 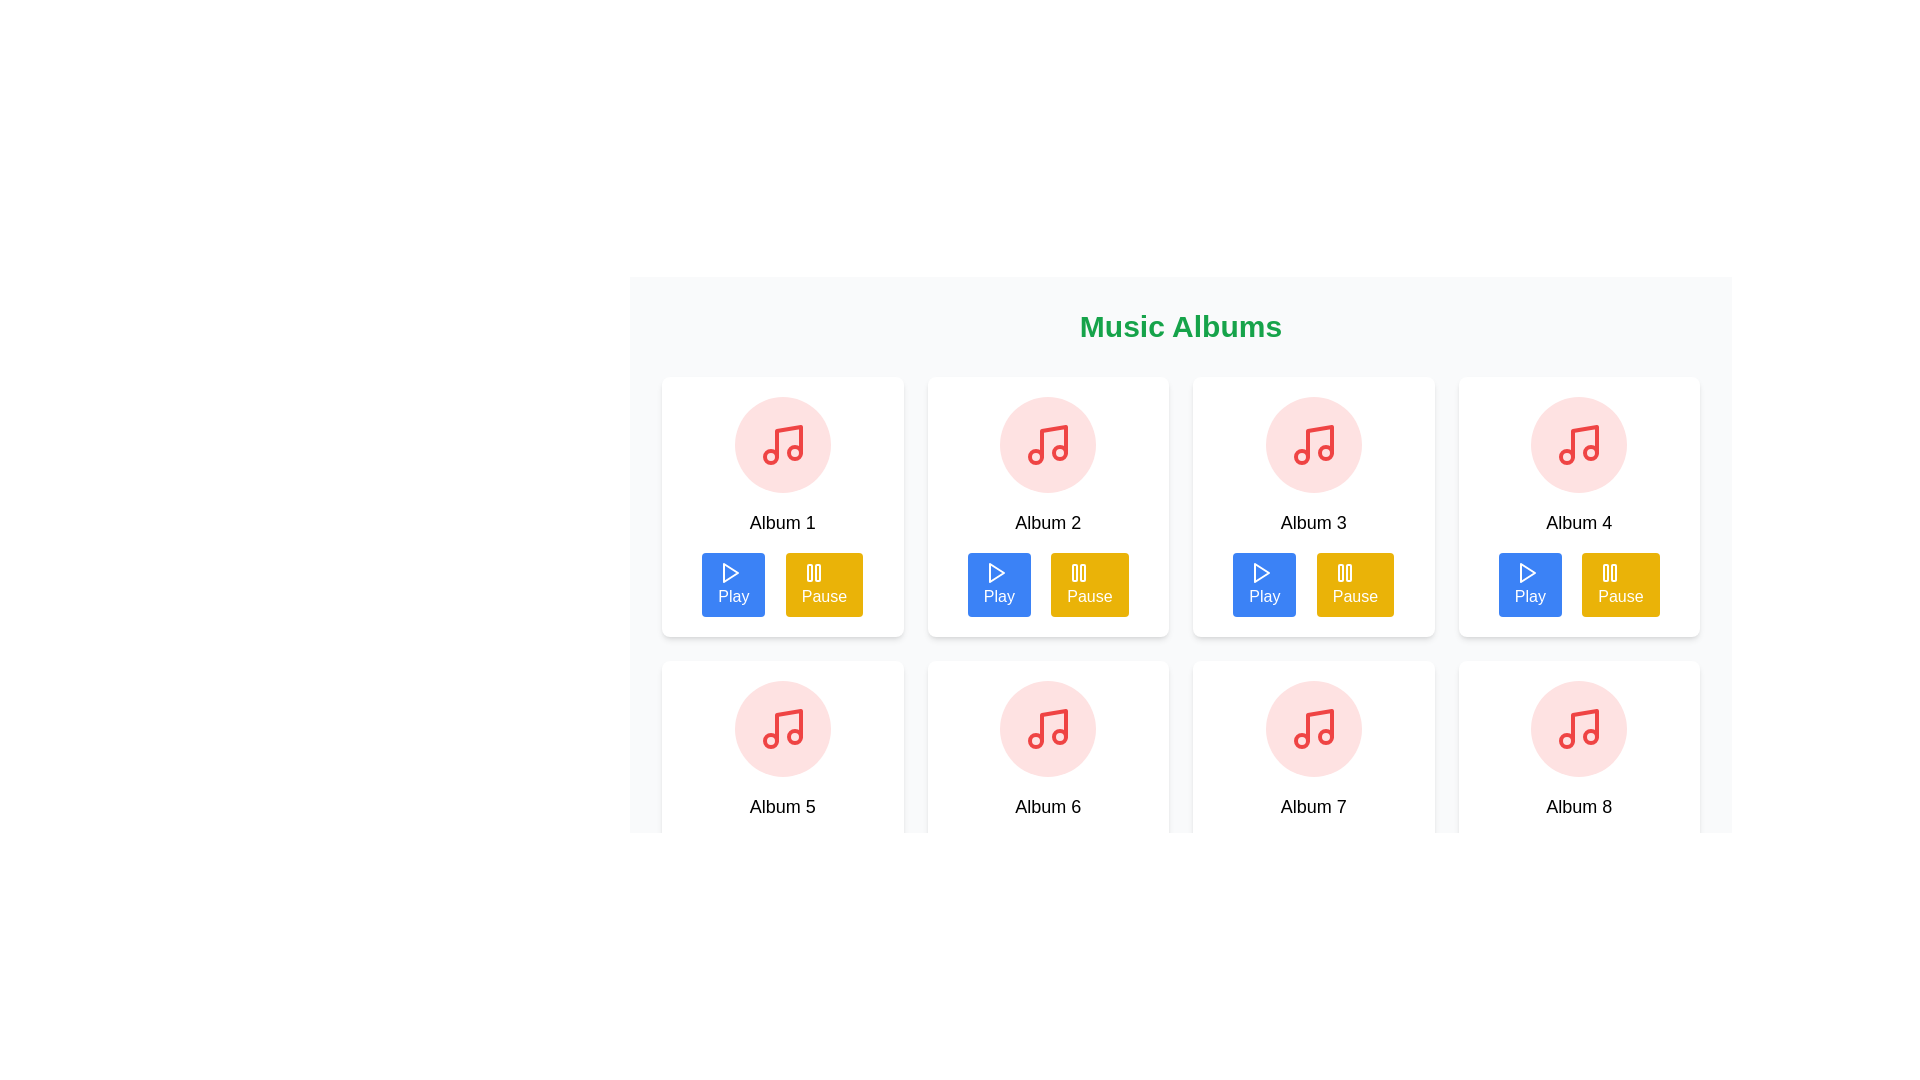 I want to click on the design of the circular icon featuring a red music note symbol on a pink background, located within the card labeled 'Album 4', so click(x=1578, y=443).